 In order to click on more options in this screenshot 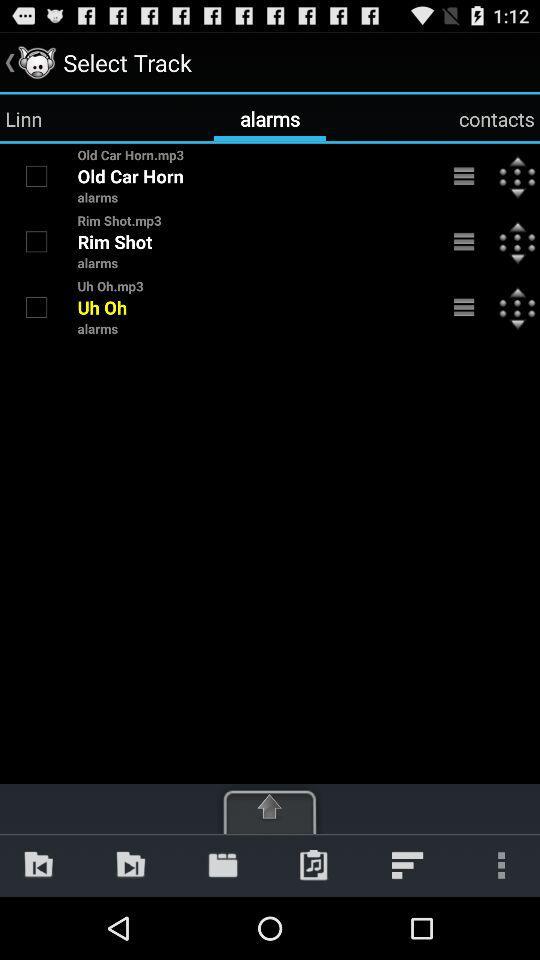, I will do `click(464, 175)`.